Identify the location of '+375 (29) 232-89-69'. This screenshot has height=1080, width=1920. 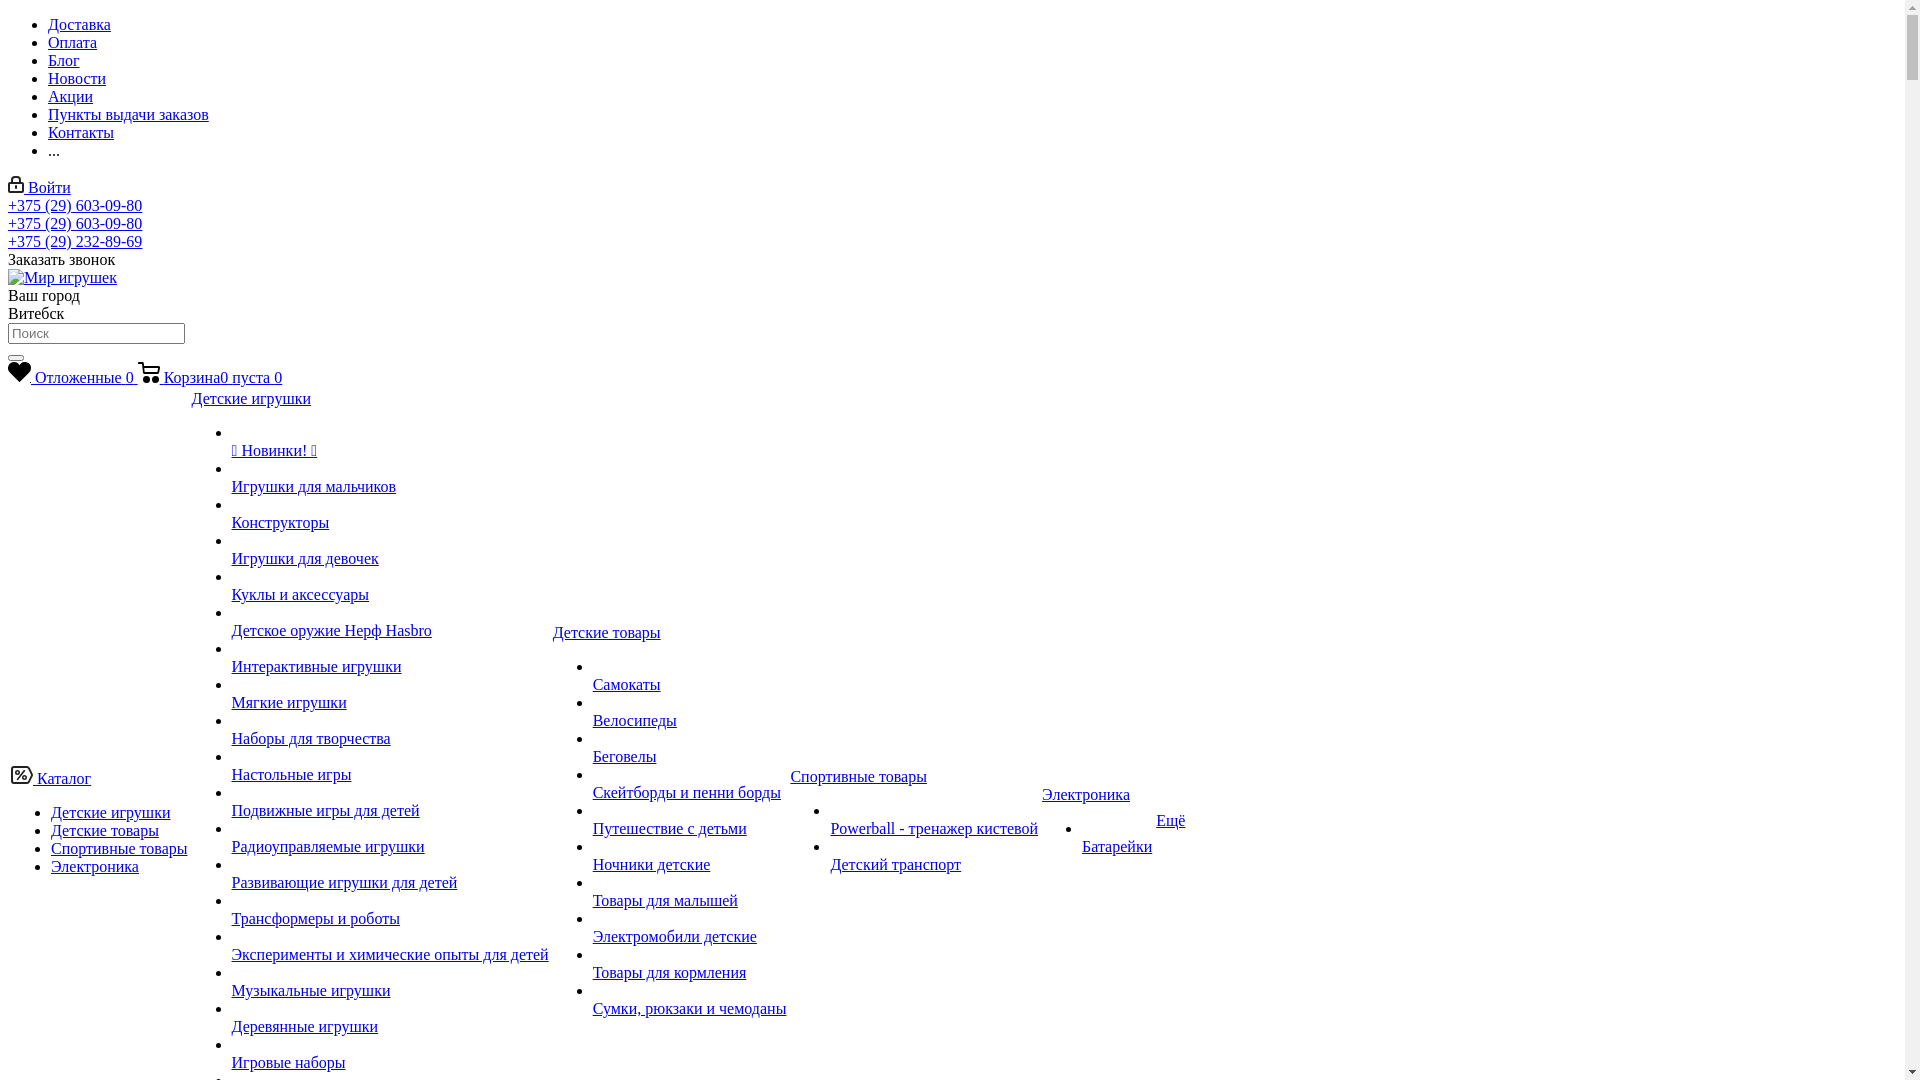
(75, 240).